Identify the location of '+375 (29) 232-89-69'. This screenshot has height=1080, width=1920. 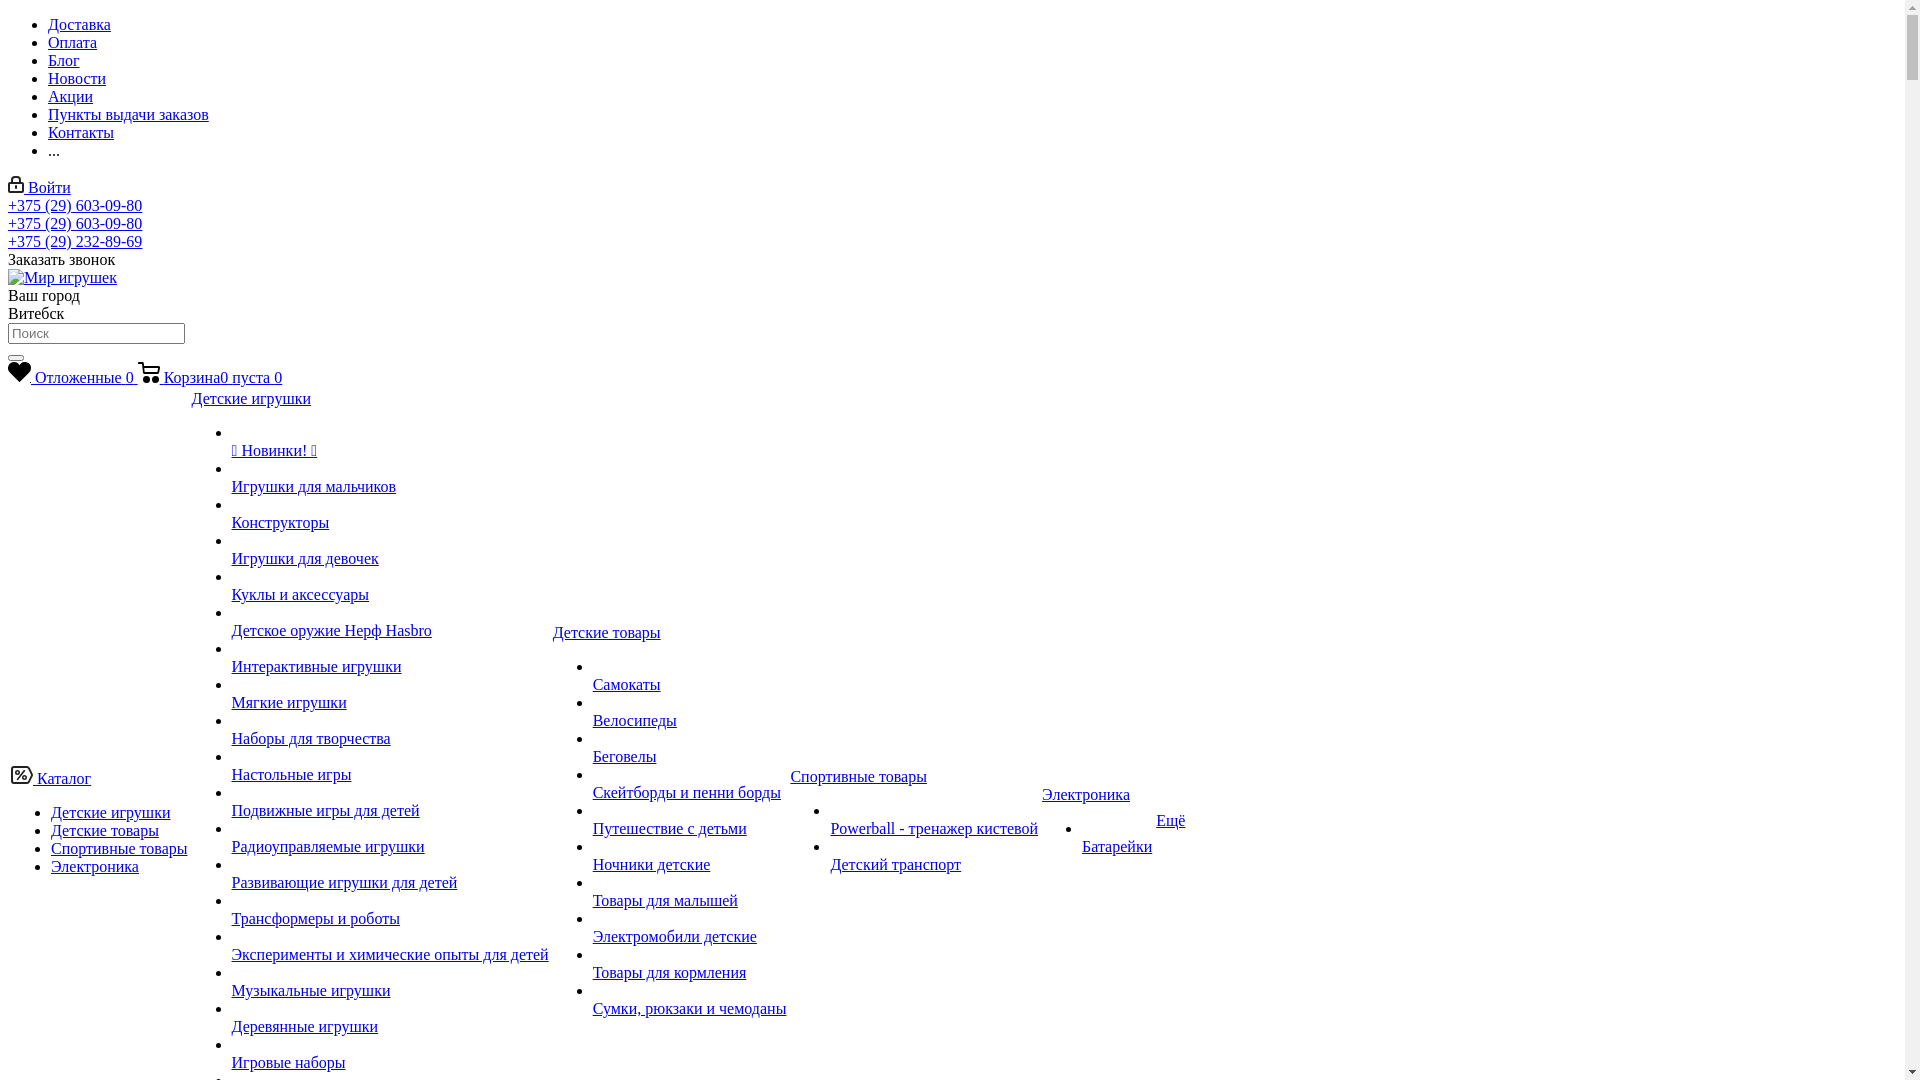
(75, 240).